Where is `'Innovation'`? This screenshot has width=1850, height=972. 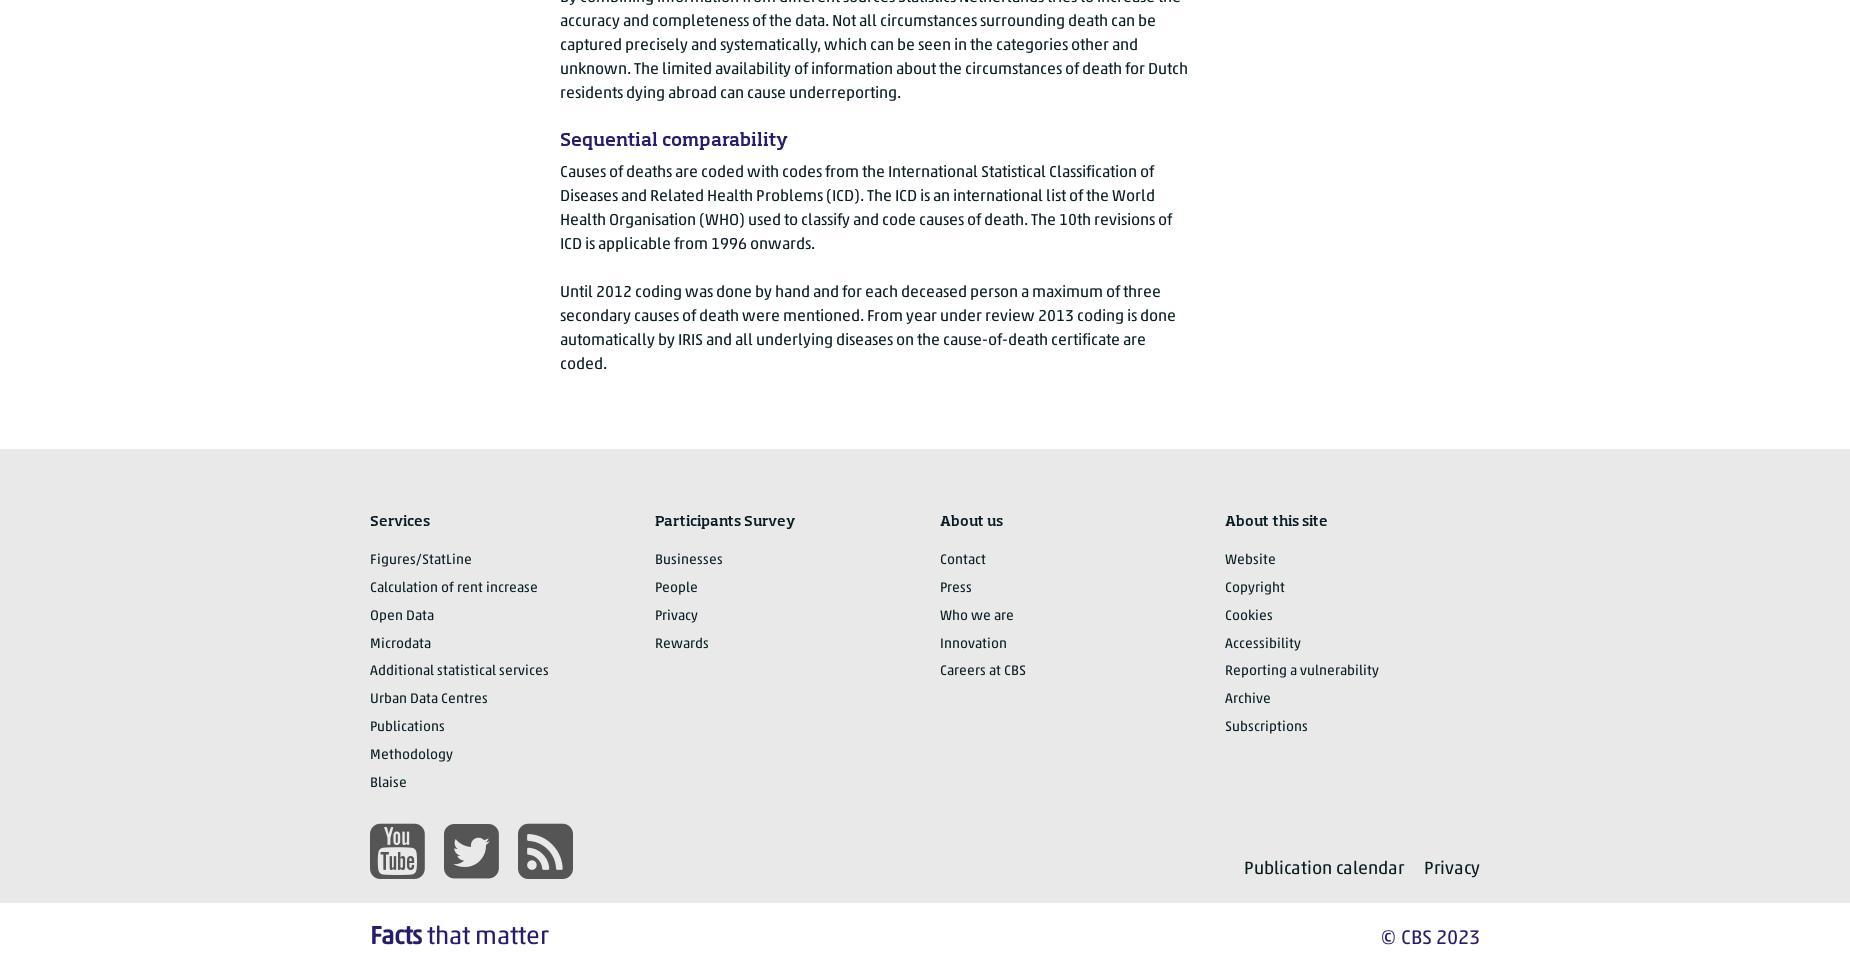
'Innovation' is located at coordinates (972, 643).